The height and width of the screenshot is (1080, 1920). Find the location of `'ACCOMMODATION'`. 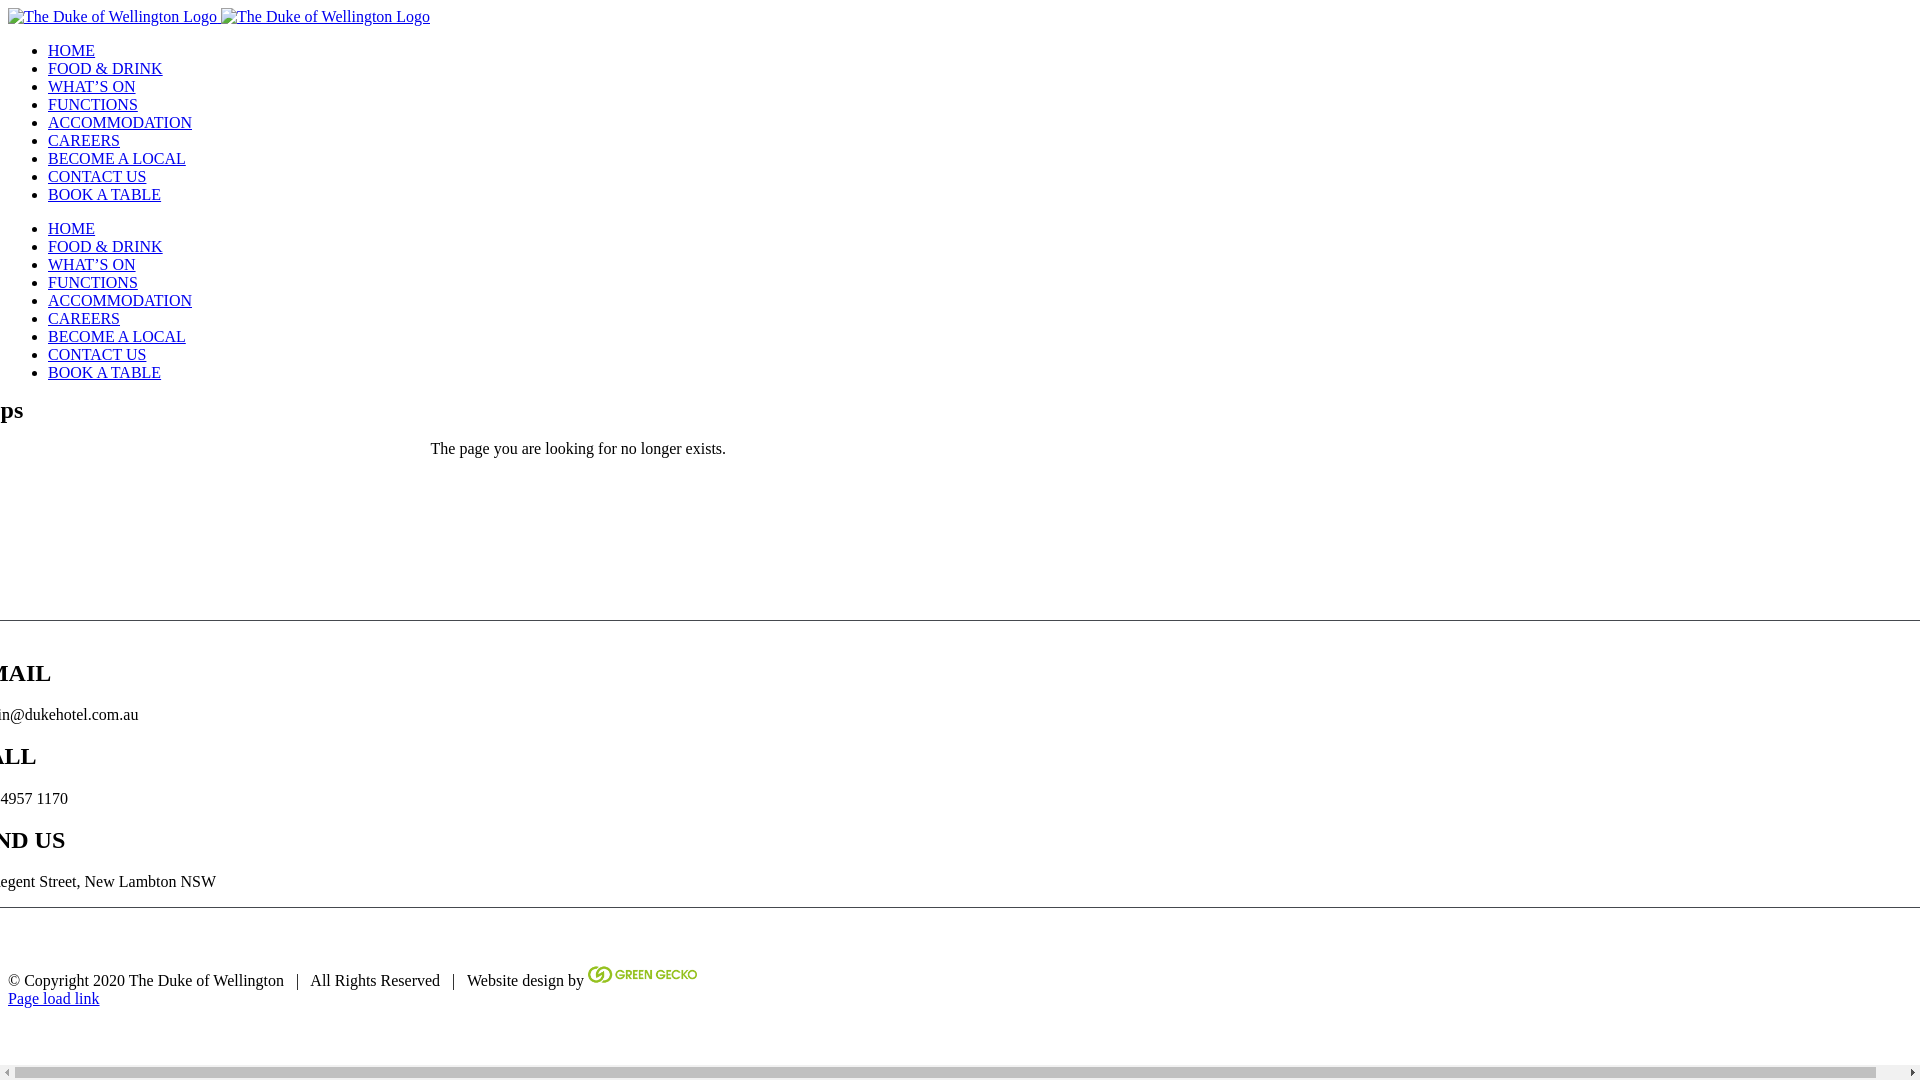

'ACCOMMODATION' is located at coordinates (119, 300).